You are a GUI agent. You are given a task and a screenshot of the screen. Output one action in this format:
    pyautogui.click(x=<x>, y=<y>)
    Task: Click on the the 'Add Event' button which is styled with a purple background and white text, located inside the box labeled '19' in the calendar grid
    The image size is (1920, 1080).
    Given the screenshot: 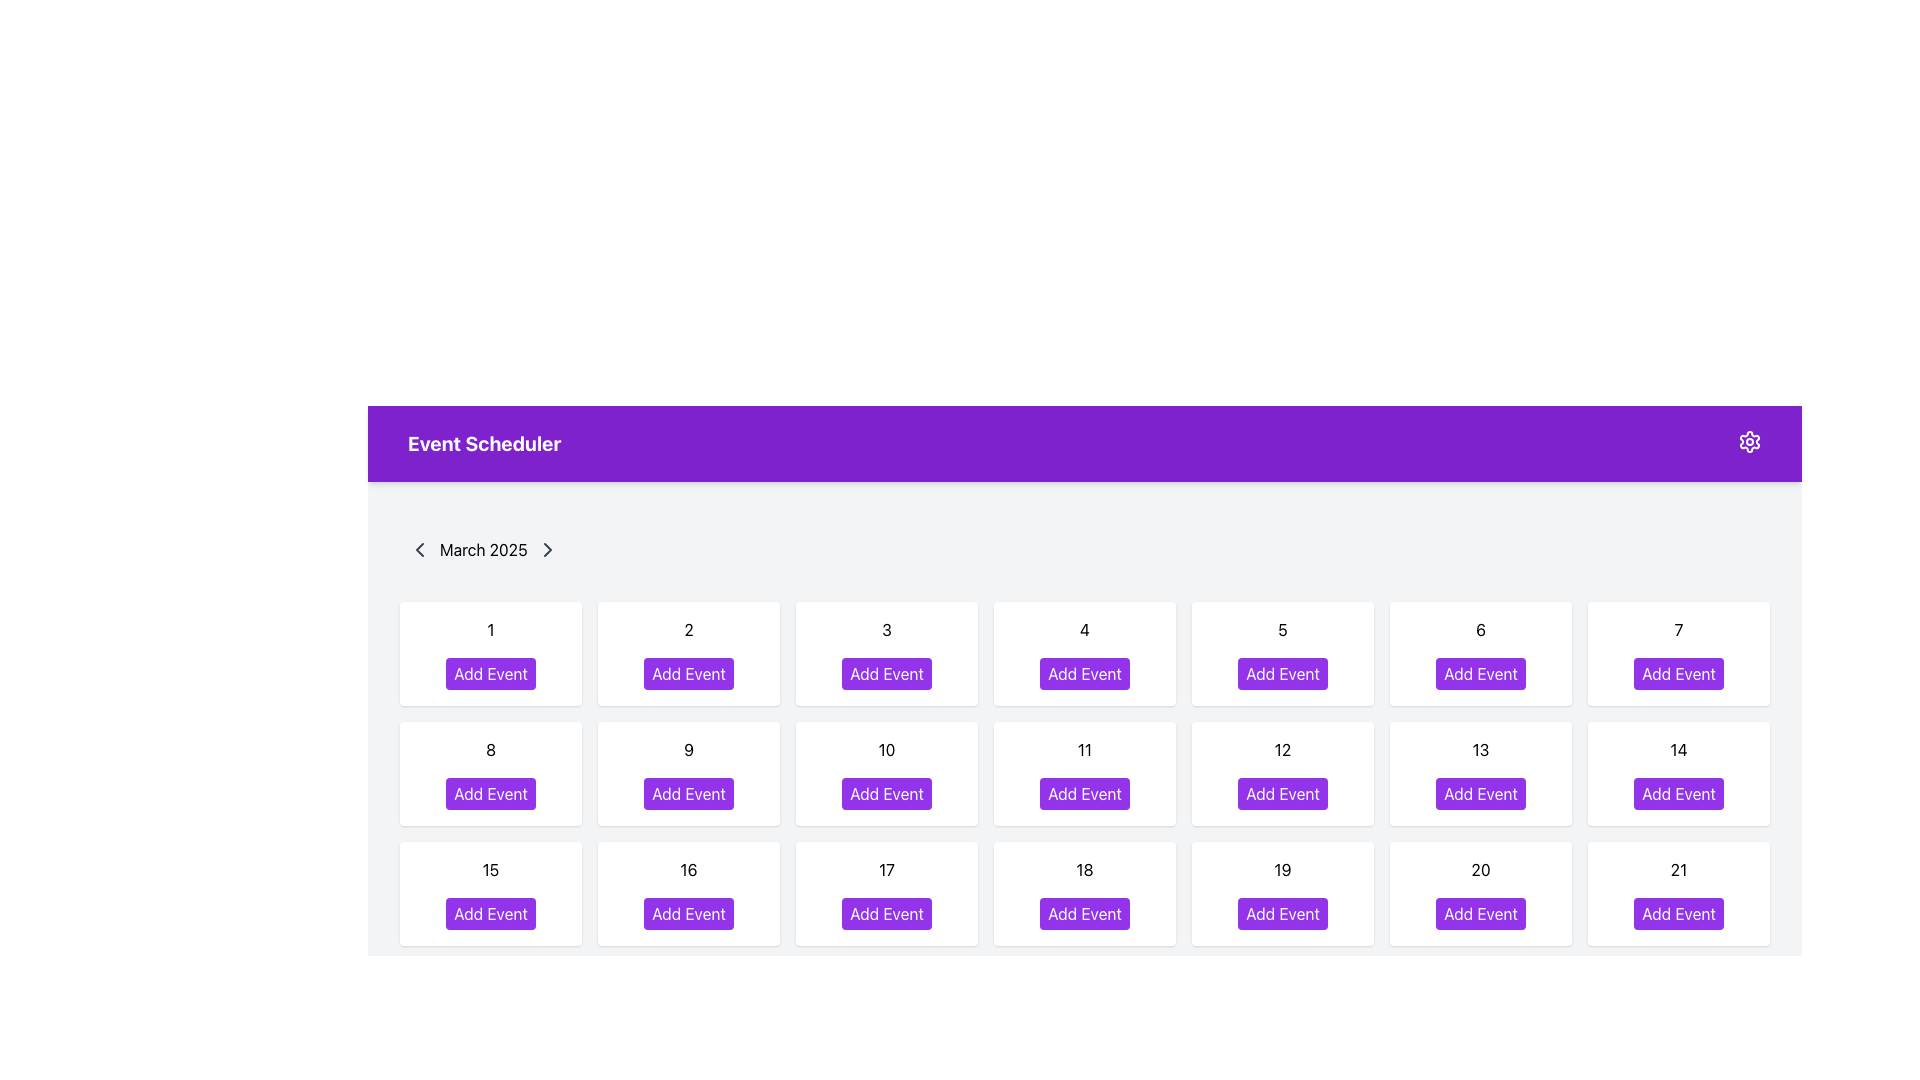 What is the action you would take?
    pyautogui.click(x=1282, y=914)
    